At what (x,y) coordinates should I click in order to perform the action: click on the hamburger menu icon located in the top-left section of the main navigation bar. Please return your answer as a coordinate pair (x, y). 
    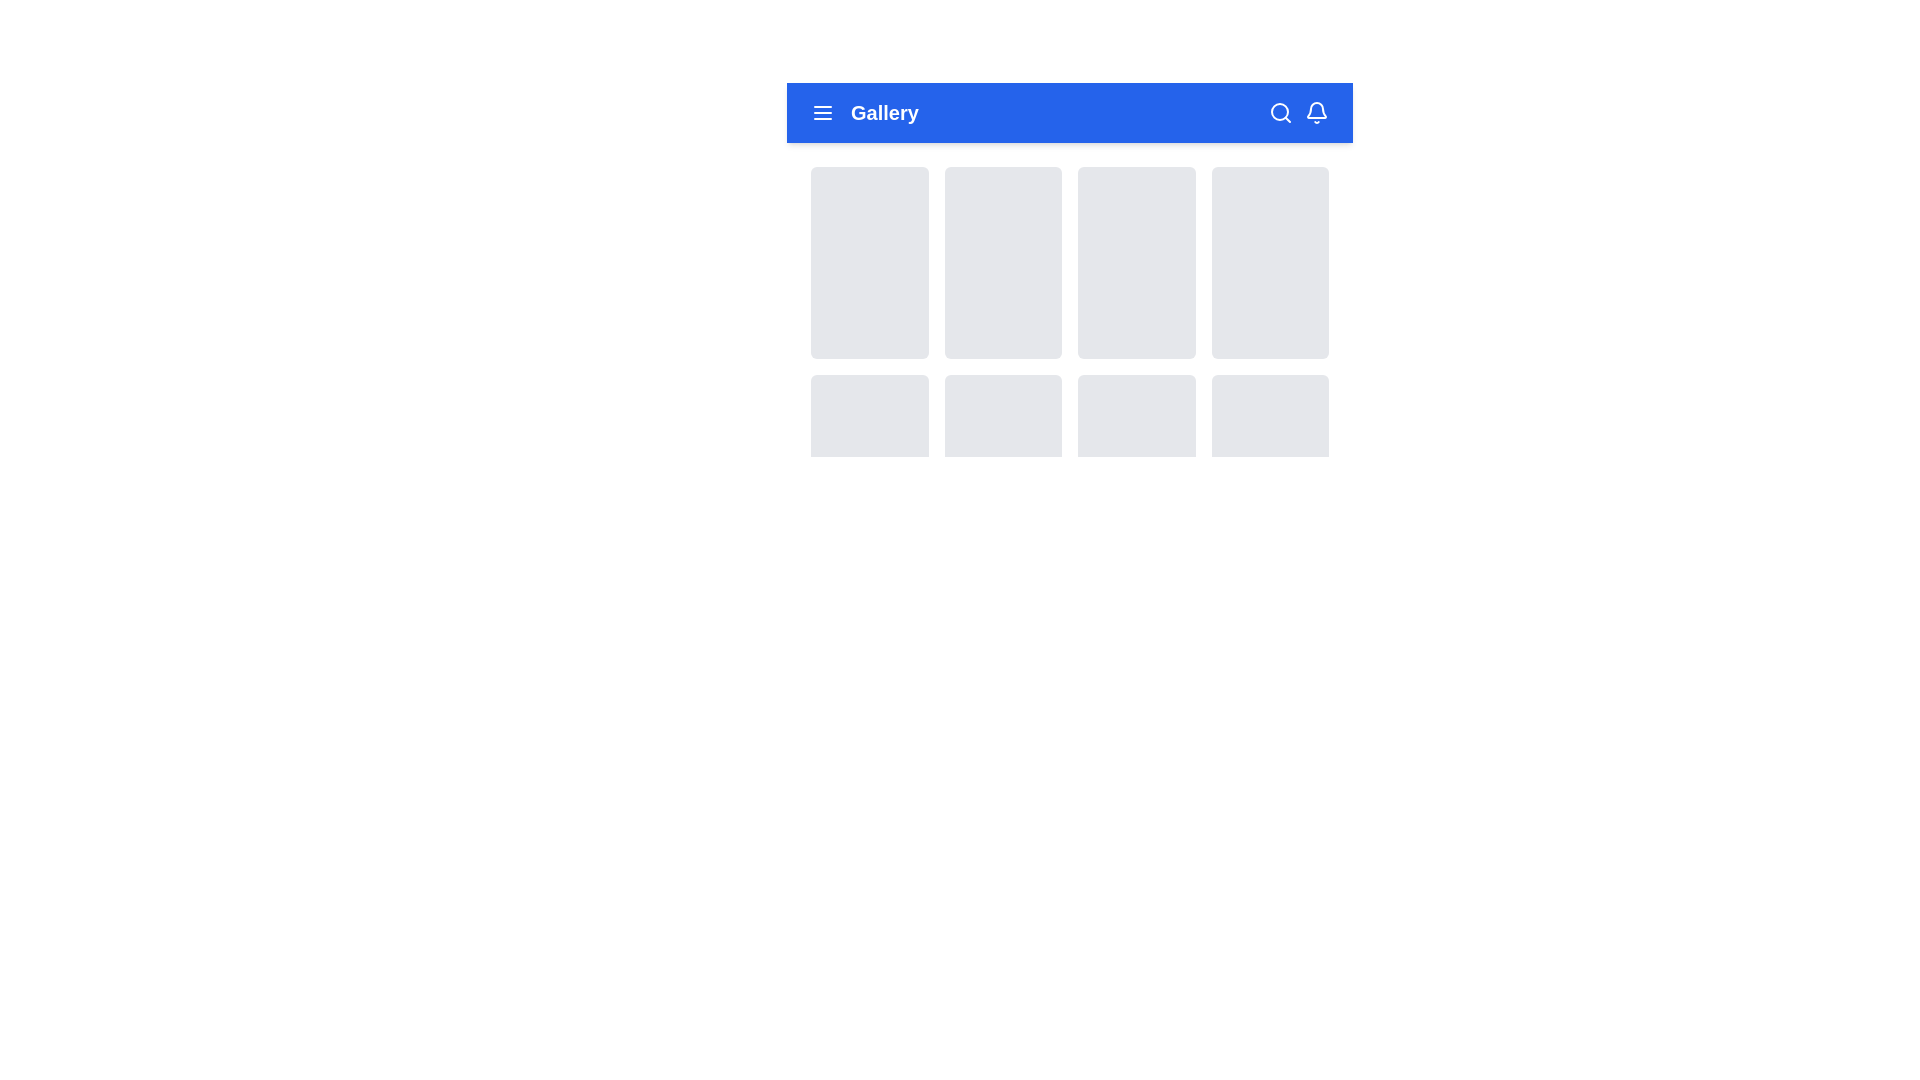
    Looking at the image, I should click on (822, 112).